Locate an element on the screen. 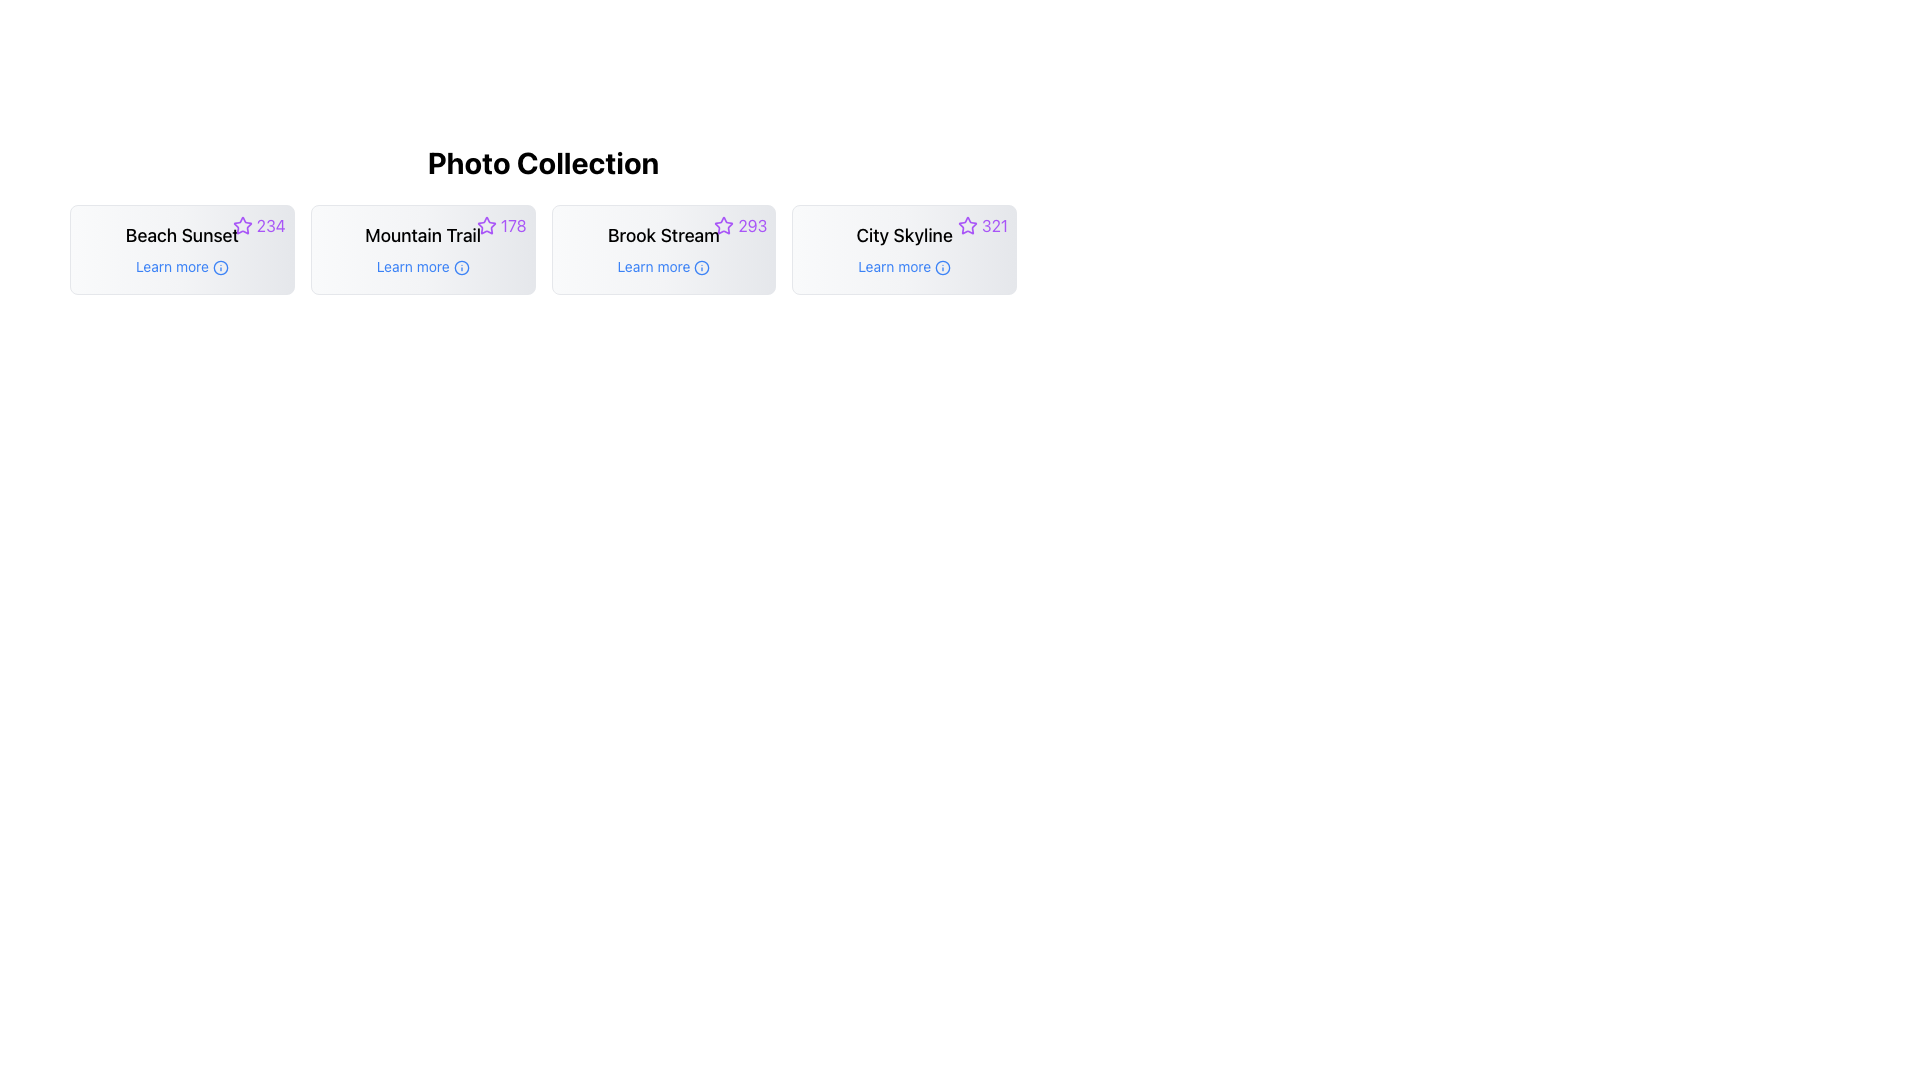  the circular icon with a blue outline and white center featuring an 'i' symbol, located to the right of the 'Learn more' link under the 'Brook Stream' card in the 'Photo Collection' section is located at coordinates (702, 267).